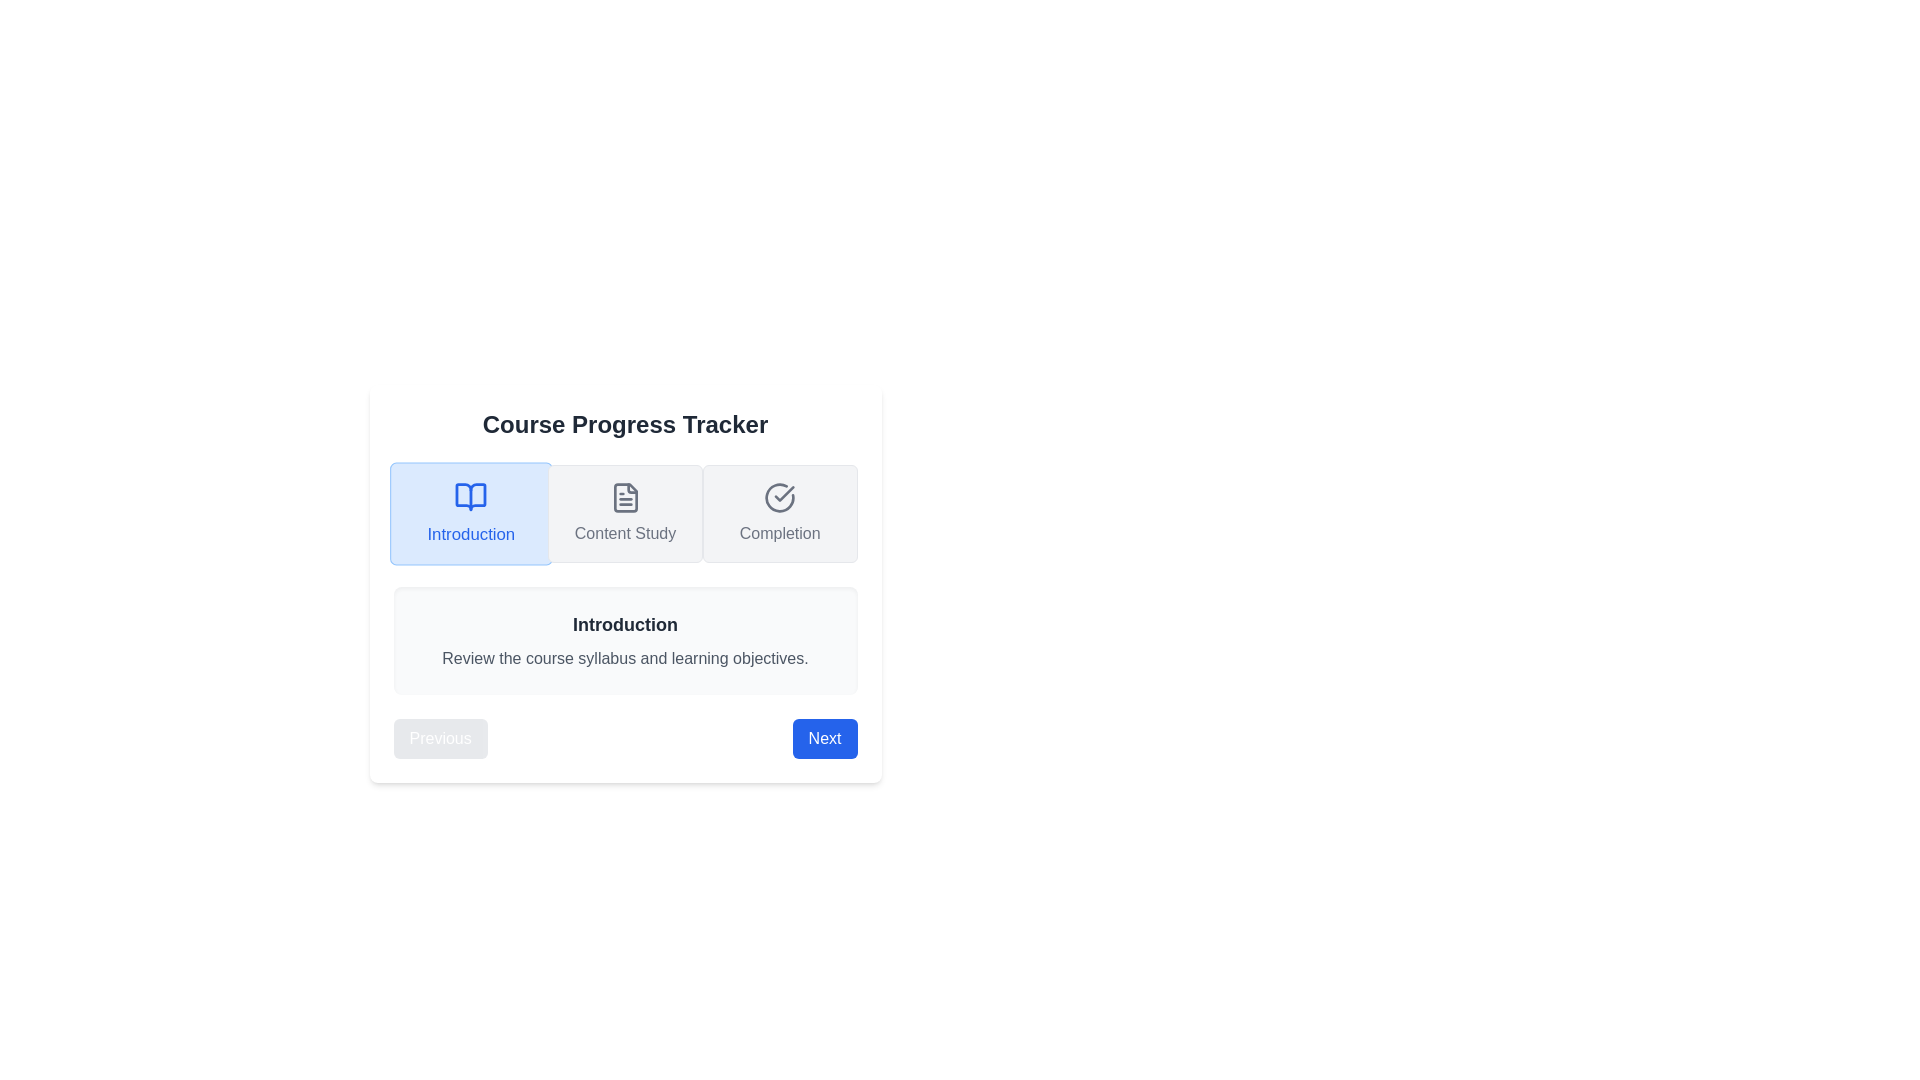  What do you see at coordinates (469, 496) in the screenshot?
I see `the 'Introduction' tab icon, which is visually aligned above the text 'Introduction' within the blue-highlighted tab group` at bounding box center [469, 496].